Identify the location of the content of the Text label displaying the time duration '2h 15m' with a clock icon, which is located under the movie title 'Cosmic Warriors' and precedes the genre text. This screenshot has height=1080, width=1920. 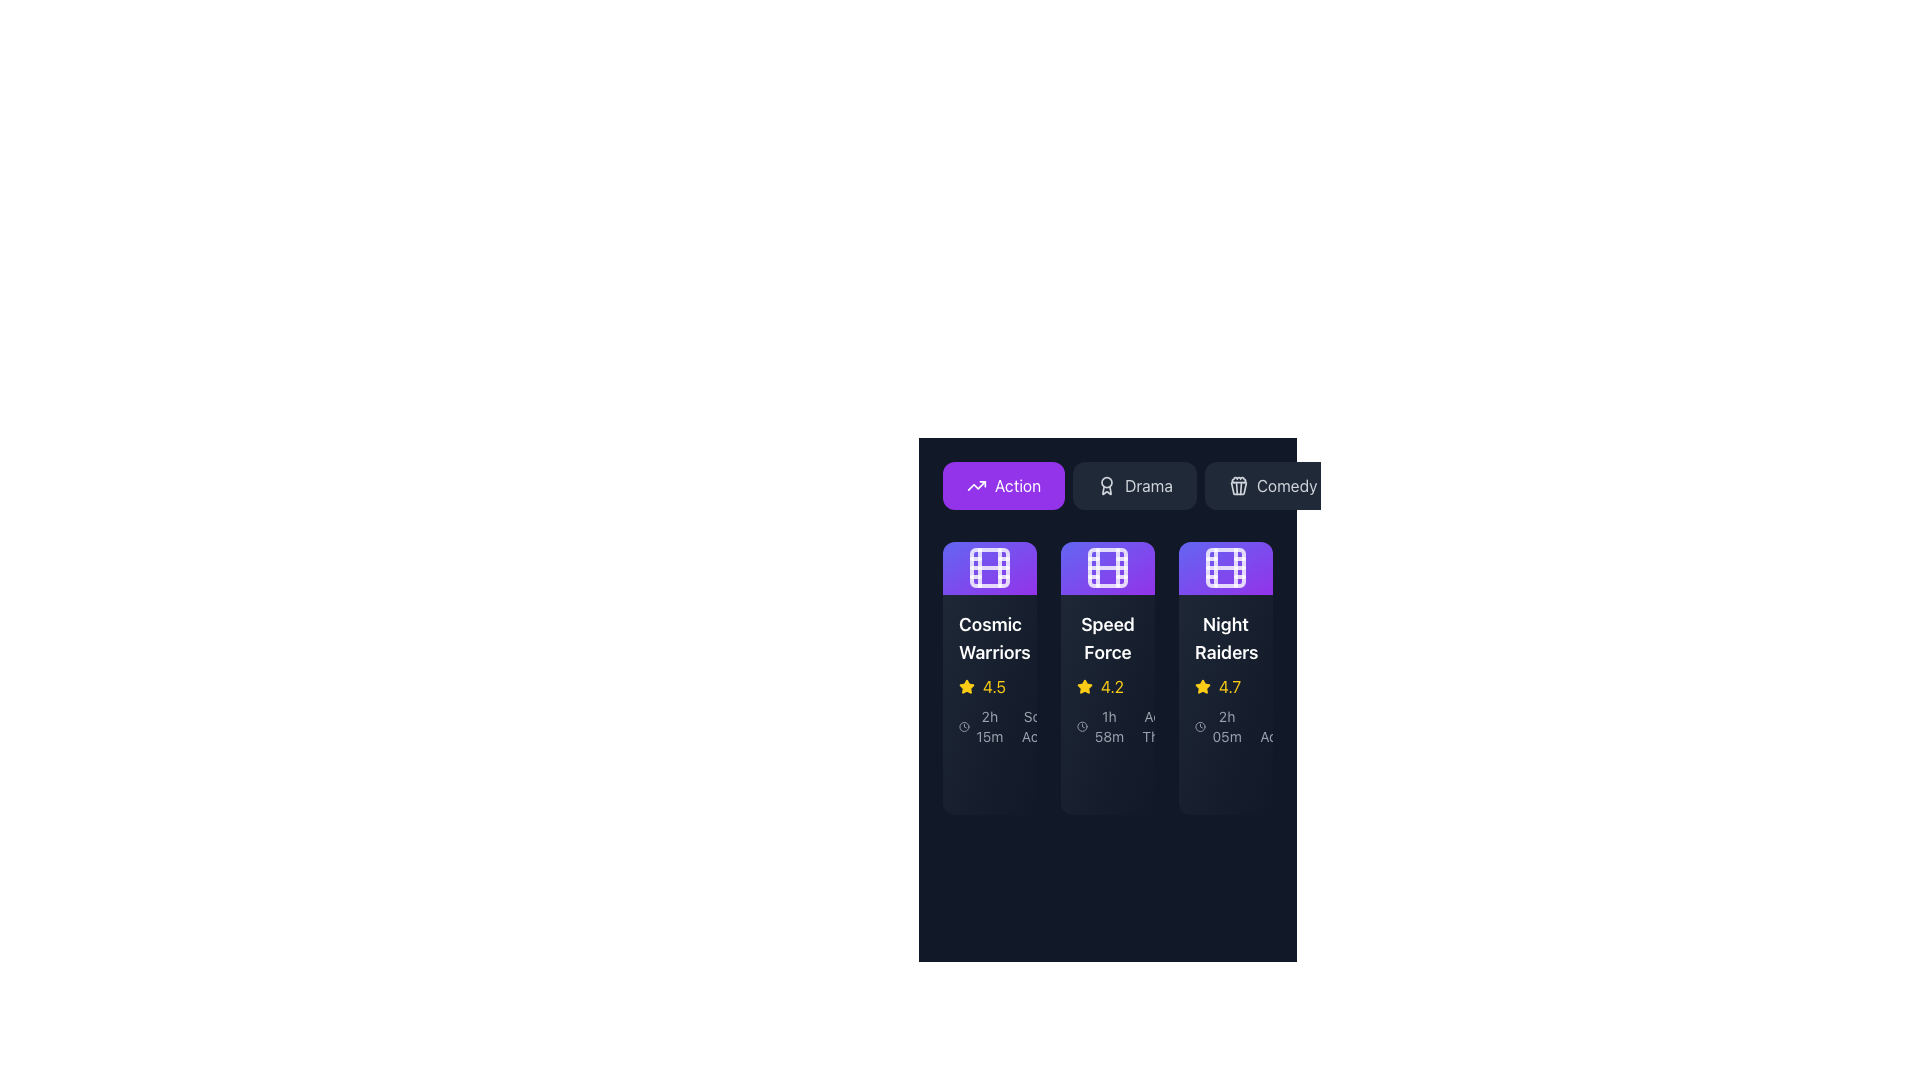
(982, 726).